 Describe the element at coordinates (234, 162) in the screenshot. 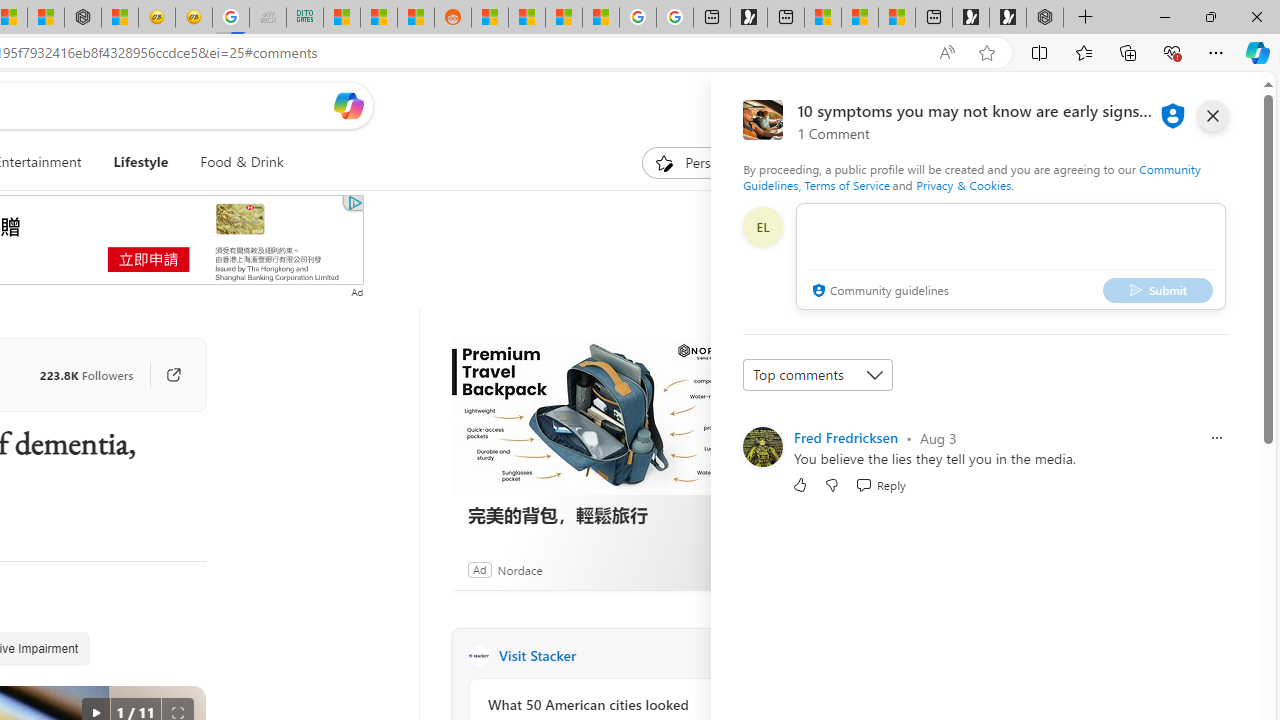

I see `'Food & Drink'` at that location.